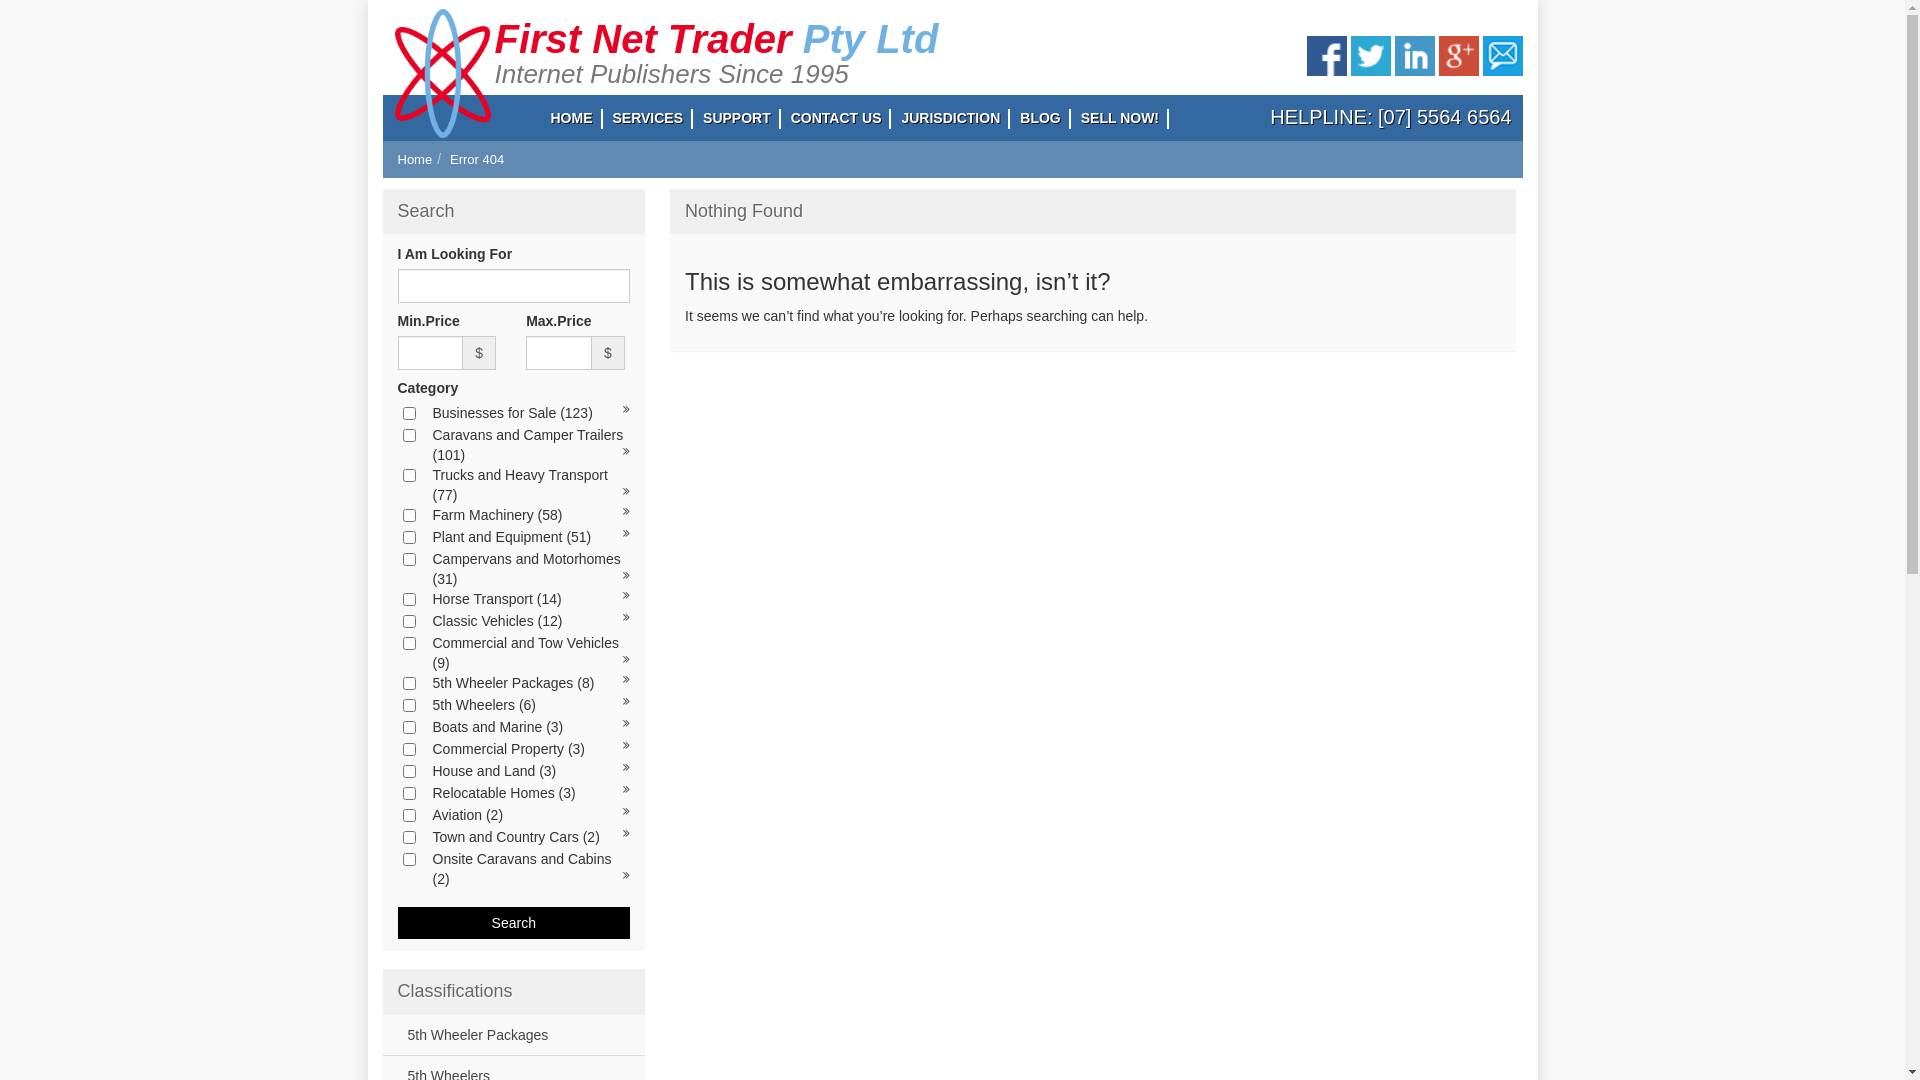 The image size is (1920, 1080). Describe the element at coordinates (472, 1034) in the screenshot. I see `'5th Wheeler Packages'` at that location.